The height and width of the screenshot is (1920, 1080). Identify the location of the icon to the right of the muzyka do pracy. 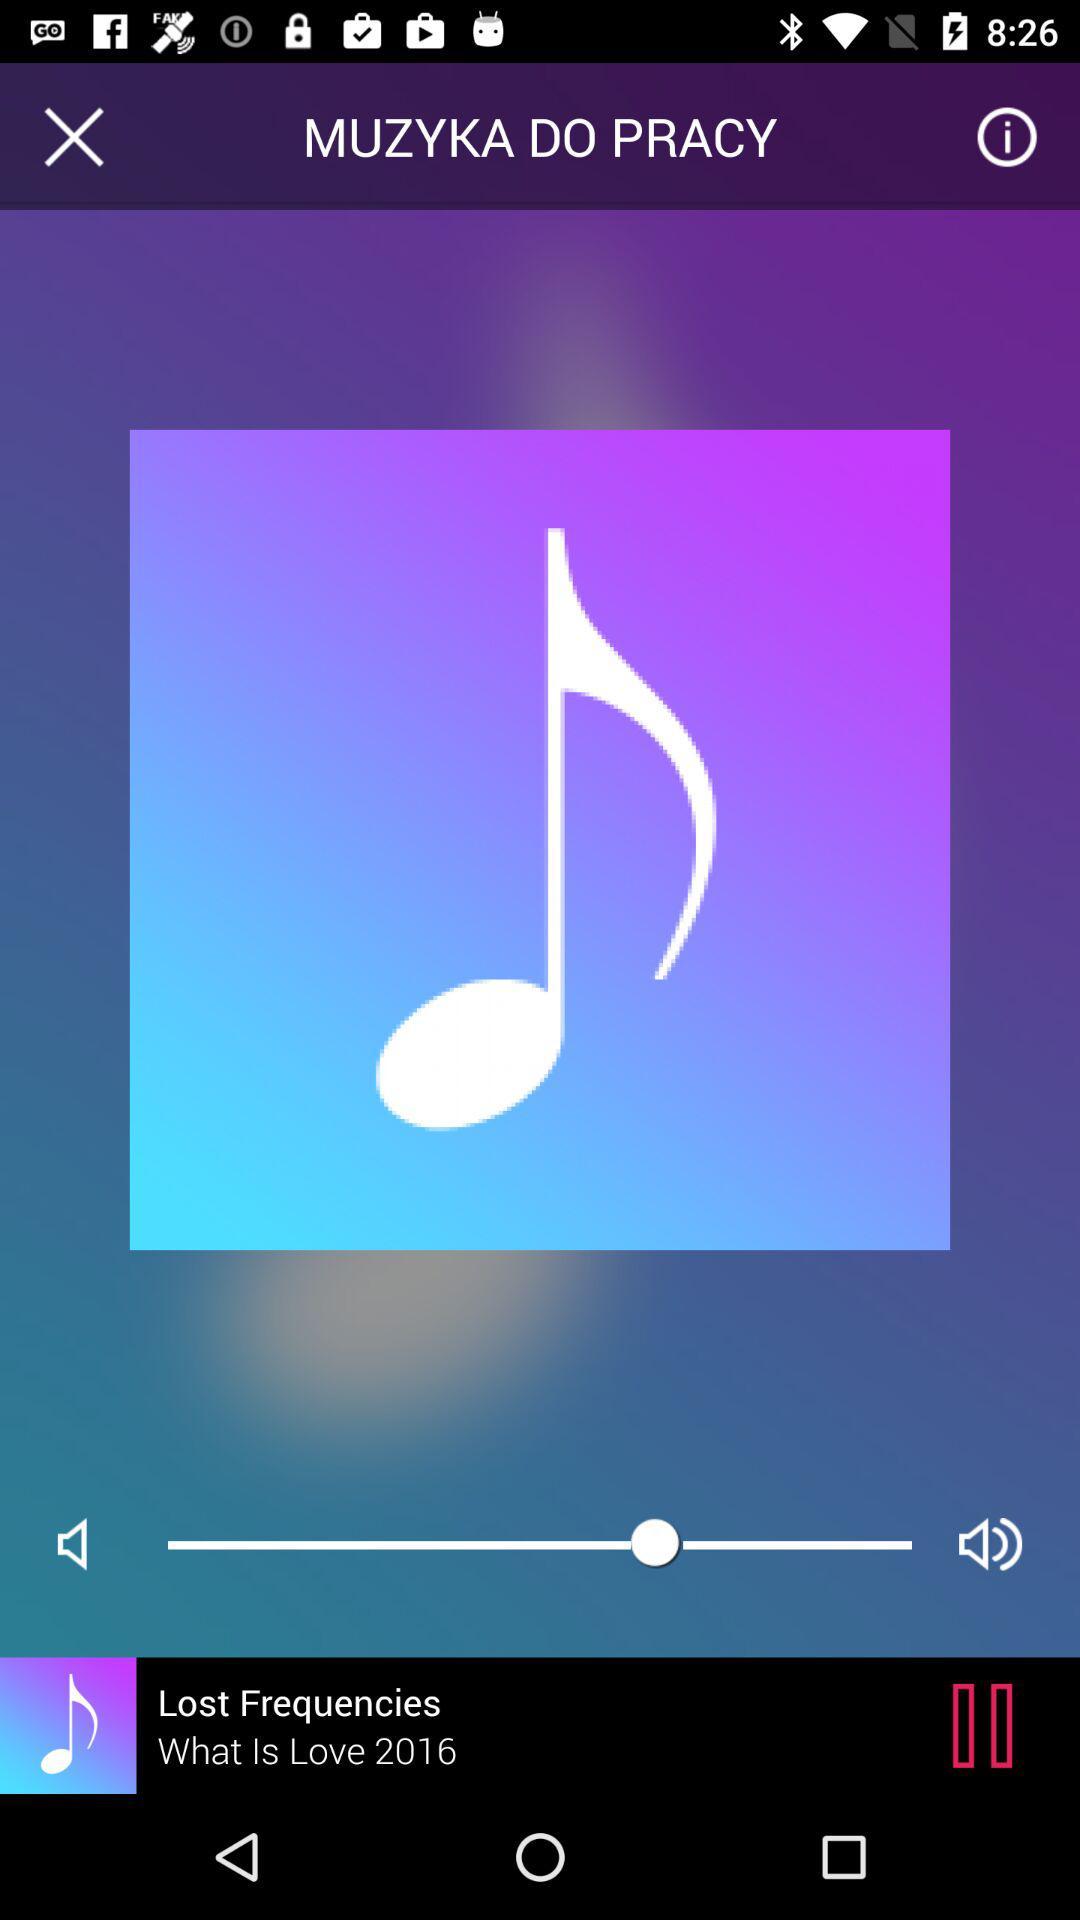
(1006, 135).